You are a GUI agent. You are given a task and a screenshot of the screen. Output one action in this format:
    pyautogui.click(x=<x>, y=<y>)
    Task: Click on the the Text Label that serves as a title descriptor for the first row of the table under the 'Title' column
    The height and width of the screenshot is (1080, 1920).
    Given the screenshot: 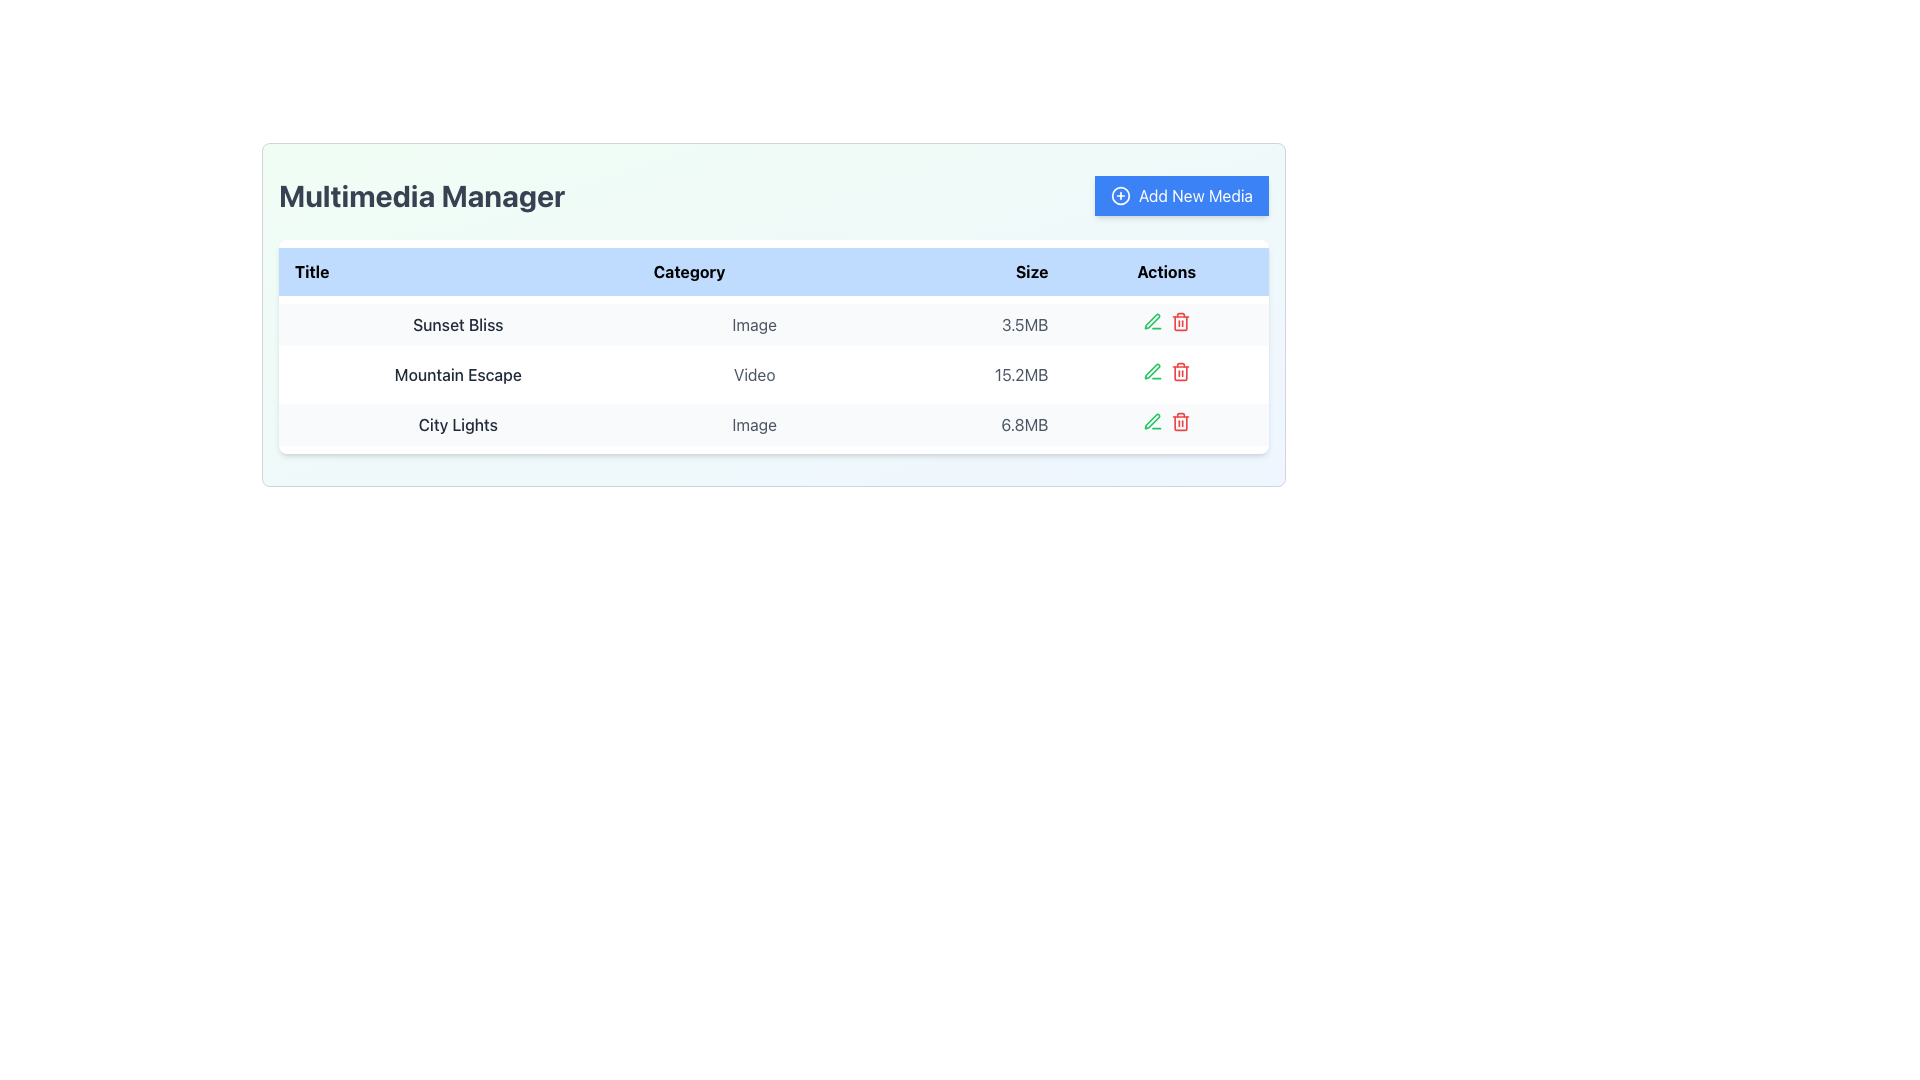 What is the action you would take?
    pyautogui.click(x=457, y=323)
    